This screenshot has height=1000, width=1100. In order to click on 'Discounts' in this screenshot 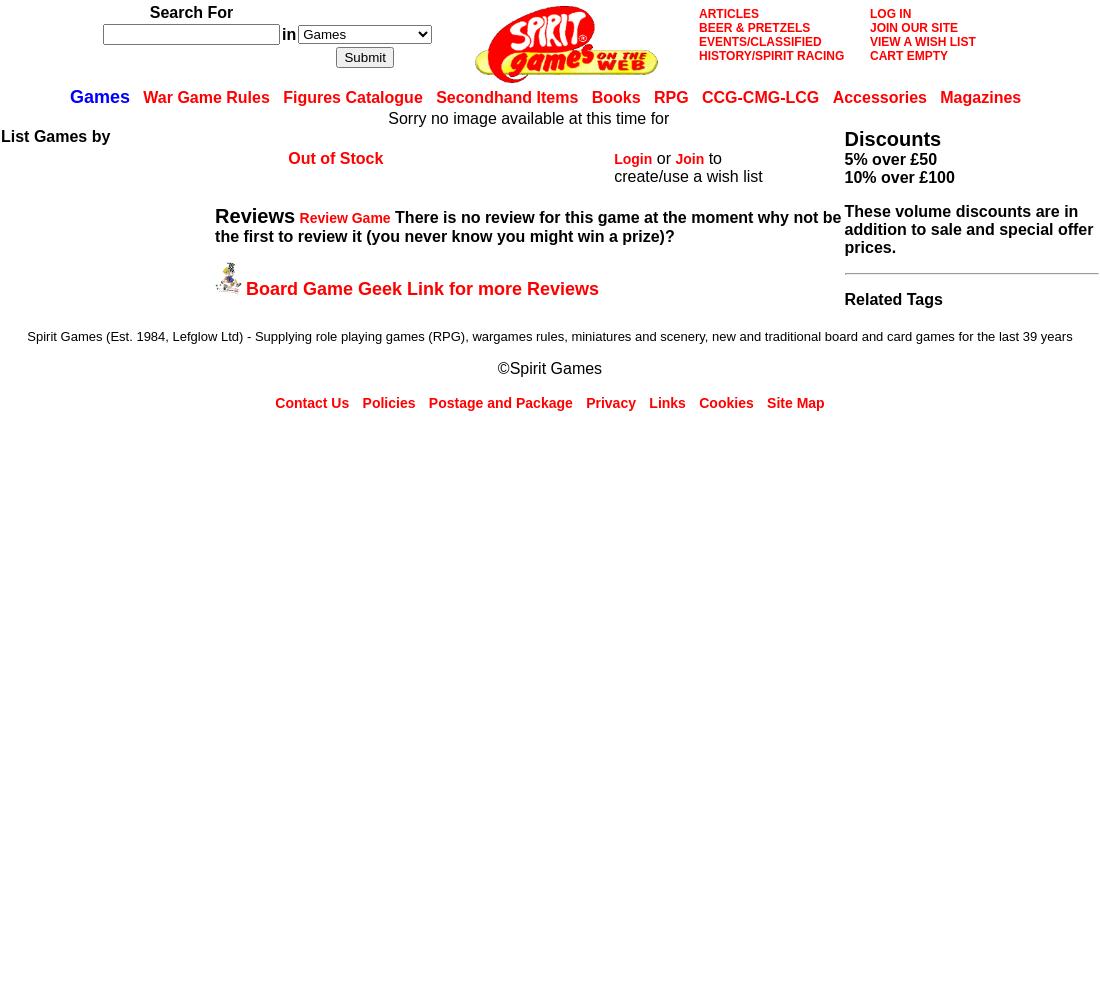, I will do `click(891, 139)`.